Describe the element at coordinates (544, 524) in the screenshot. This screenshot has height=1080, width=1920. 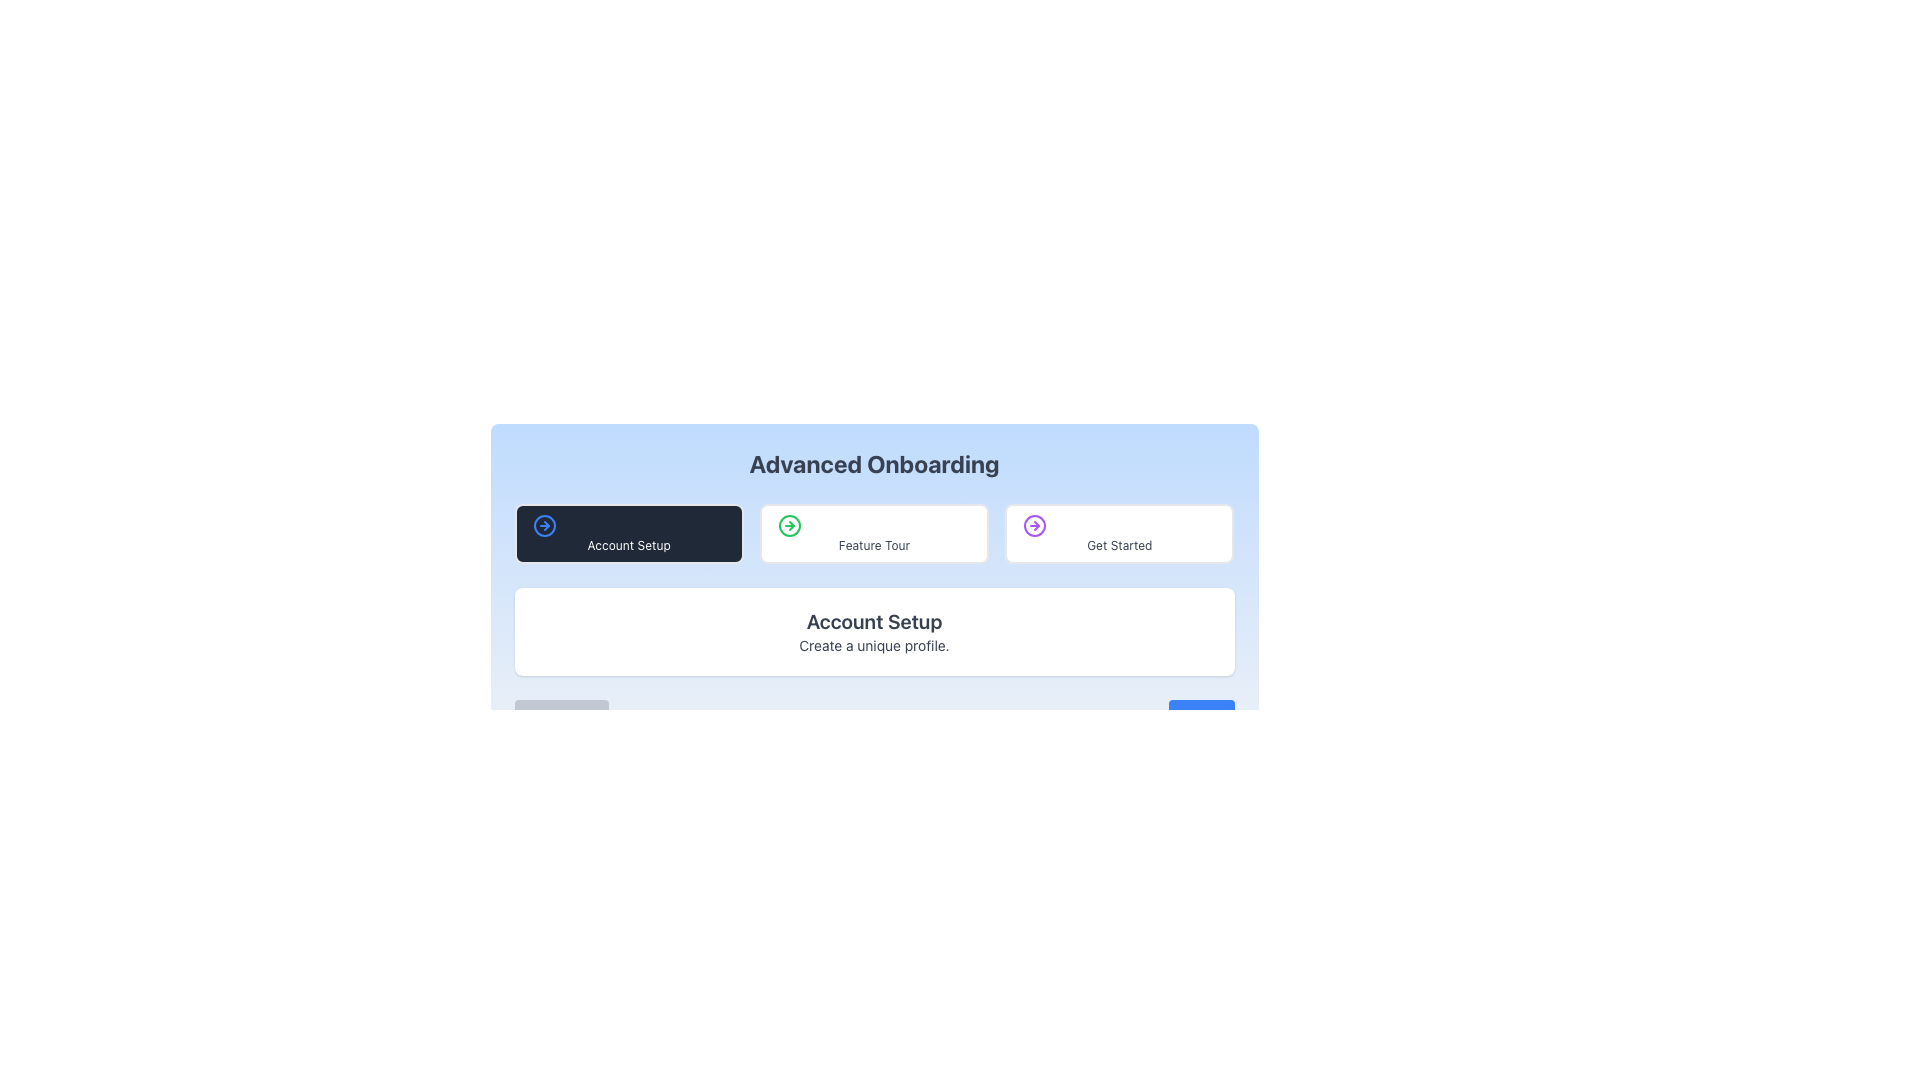
I see `the circle graphic within the SVG icon, which is part of a navigation bar and features a blue color scheme on a dark background` at that location.